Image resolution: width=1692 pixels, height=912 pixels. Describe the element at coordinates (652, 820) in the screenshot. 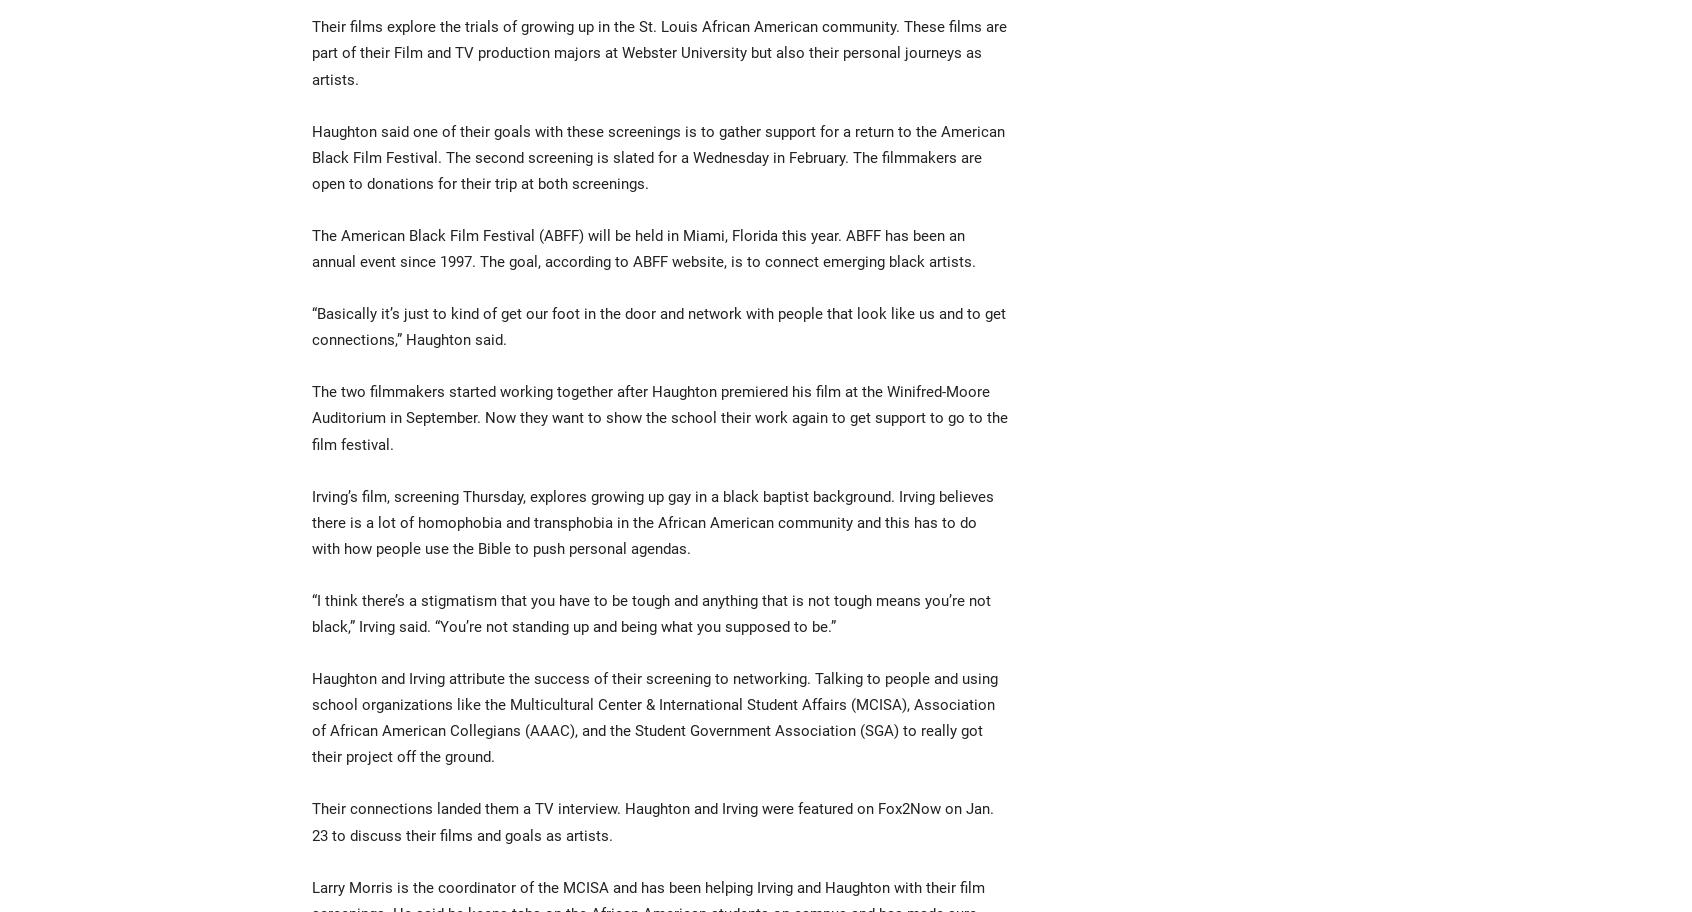

I see `'Their connections landed them a TV interview. Haughton and Irving were featured on Fox2Now on Jan. 23 to discuss their films and goals as artists.'` at that location.